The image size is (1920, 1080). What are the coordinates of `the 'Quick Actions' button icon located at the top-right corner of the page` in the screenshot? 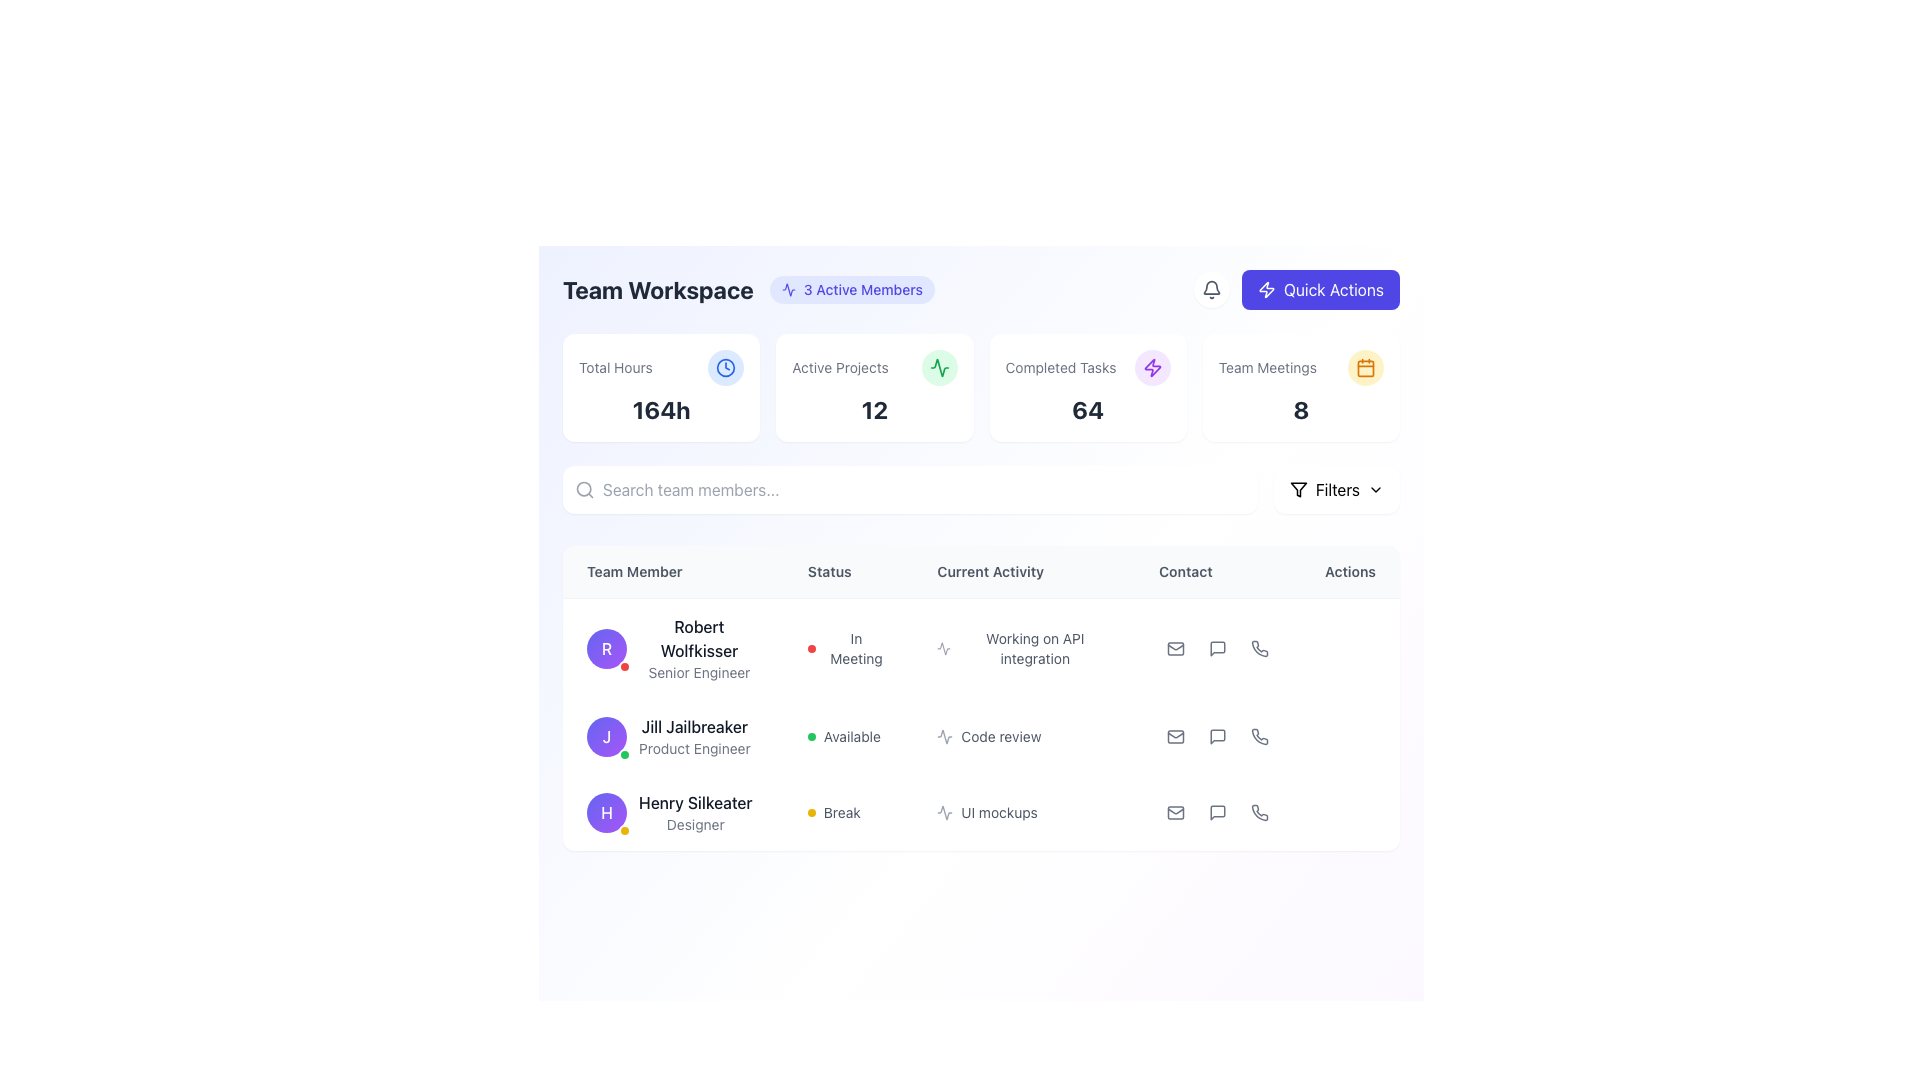 It's located at (1266, 289).